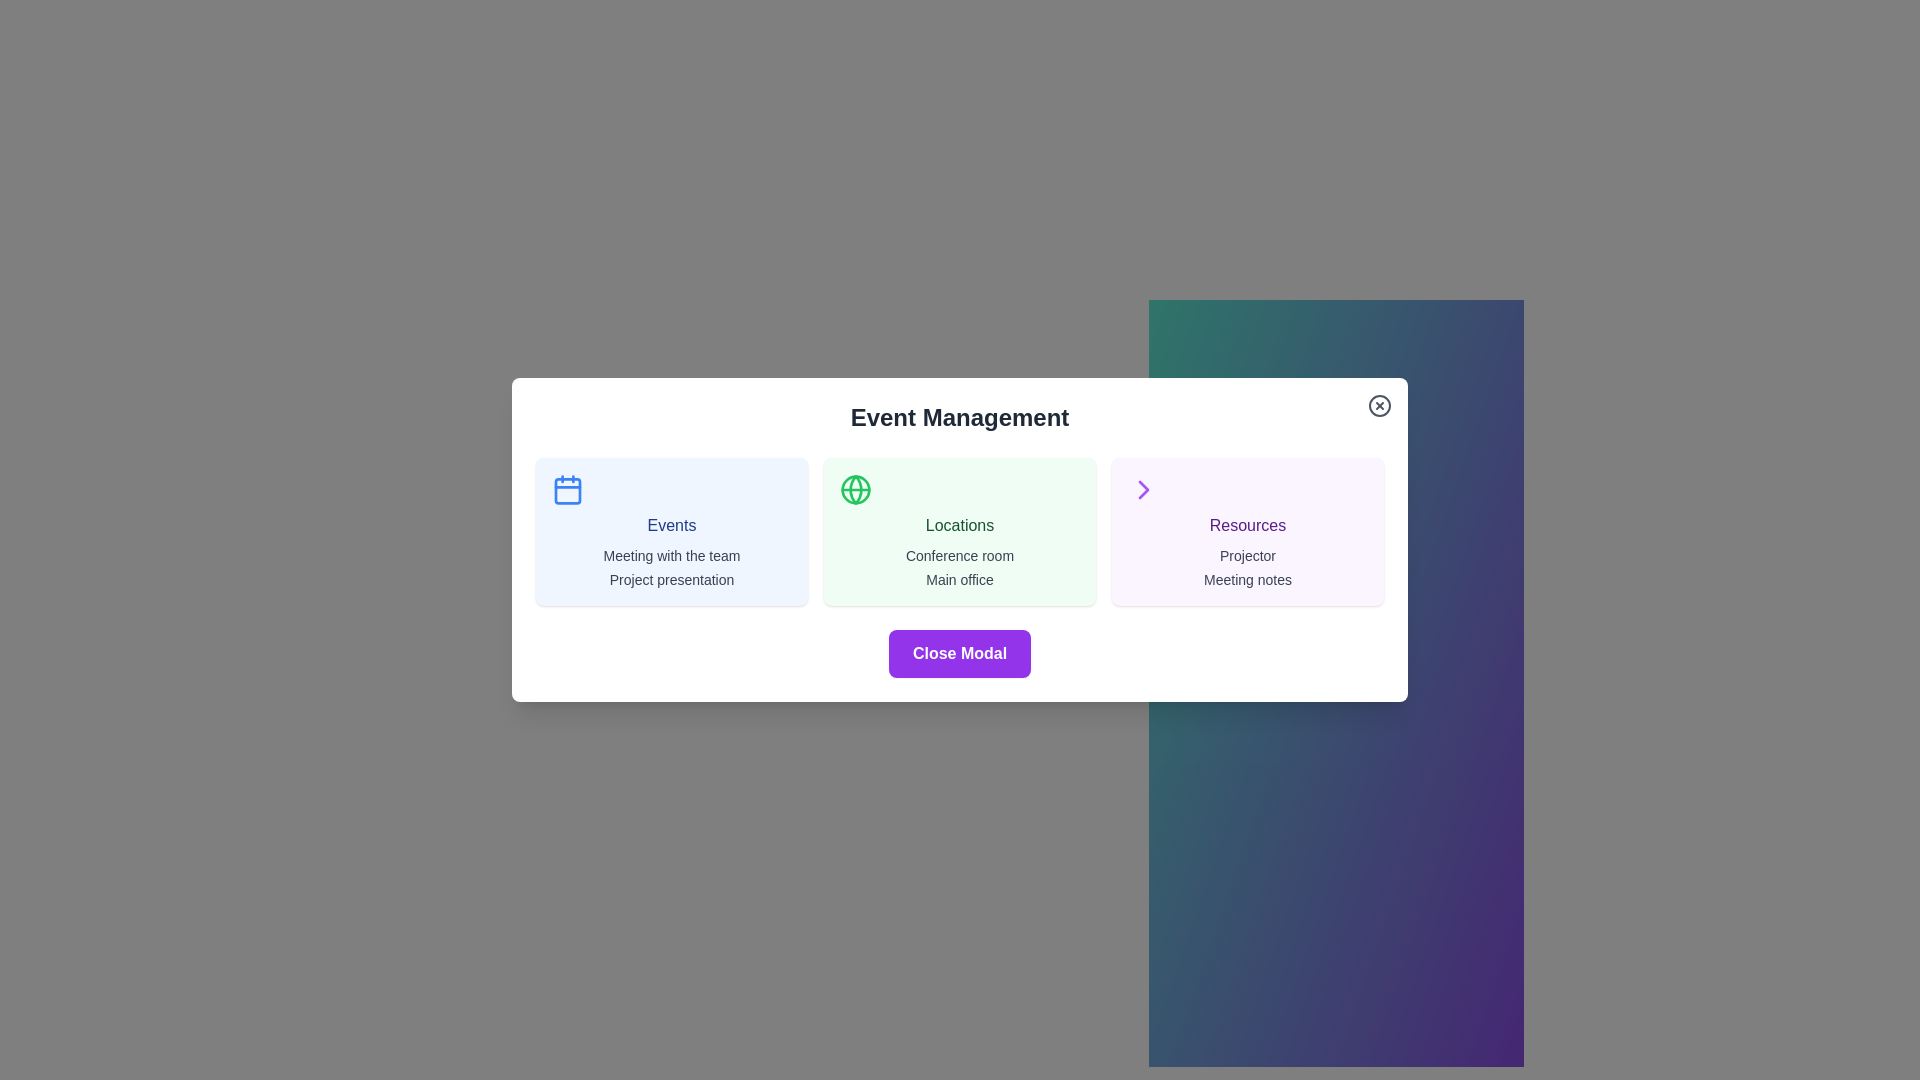  Describe the element at coordinates (1247, 579) in the screenshot. I see `the static text label in the 'Resources' section of the modal dialog, located below the 'Projector' text` at that location.